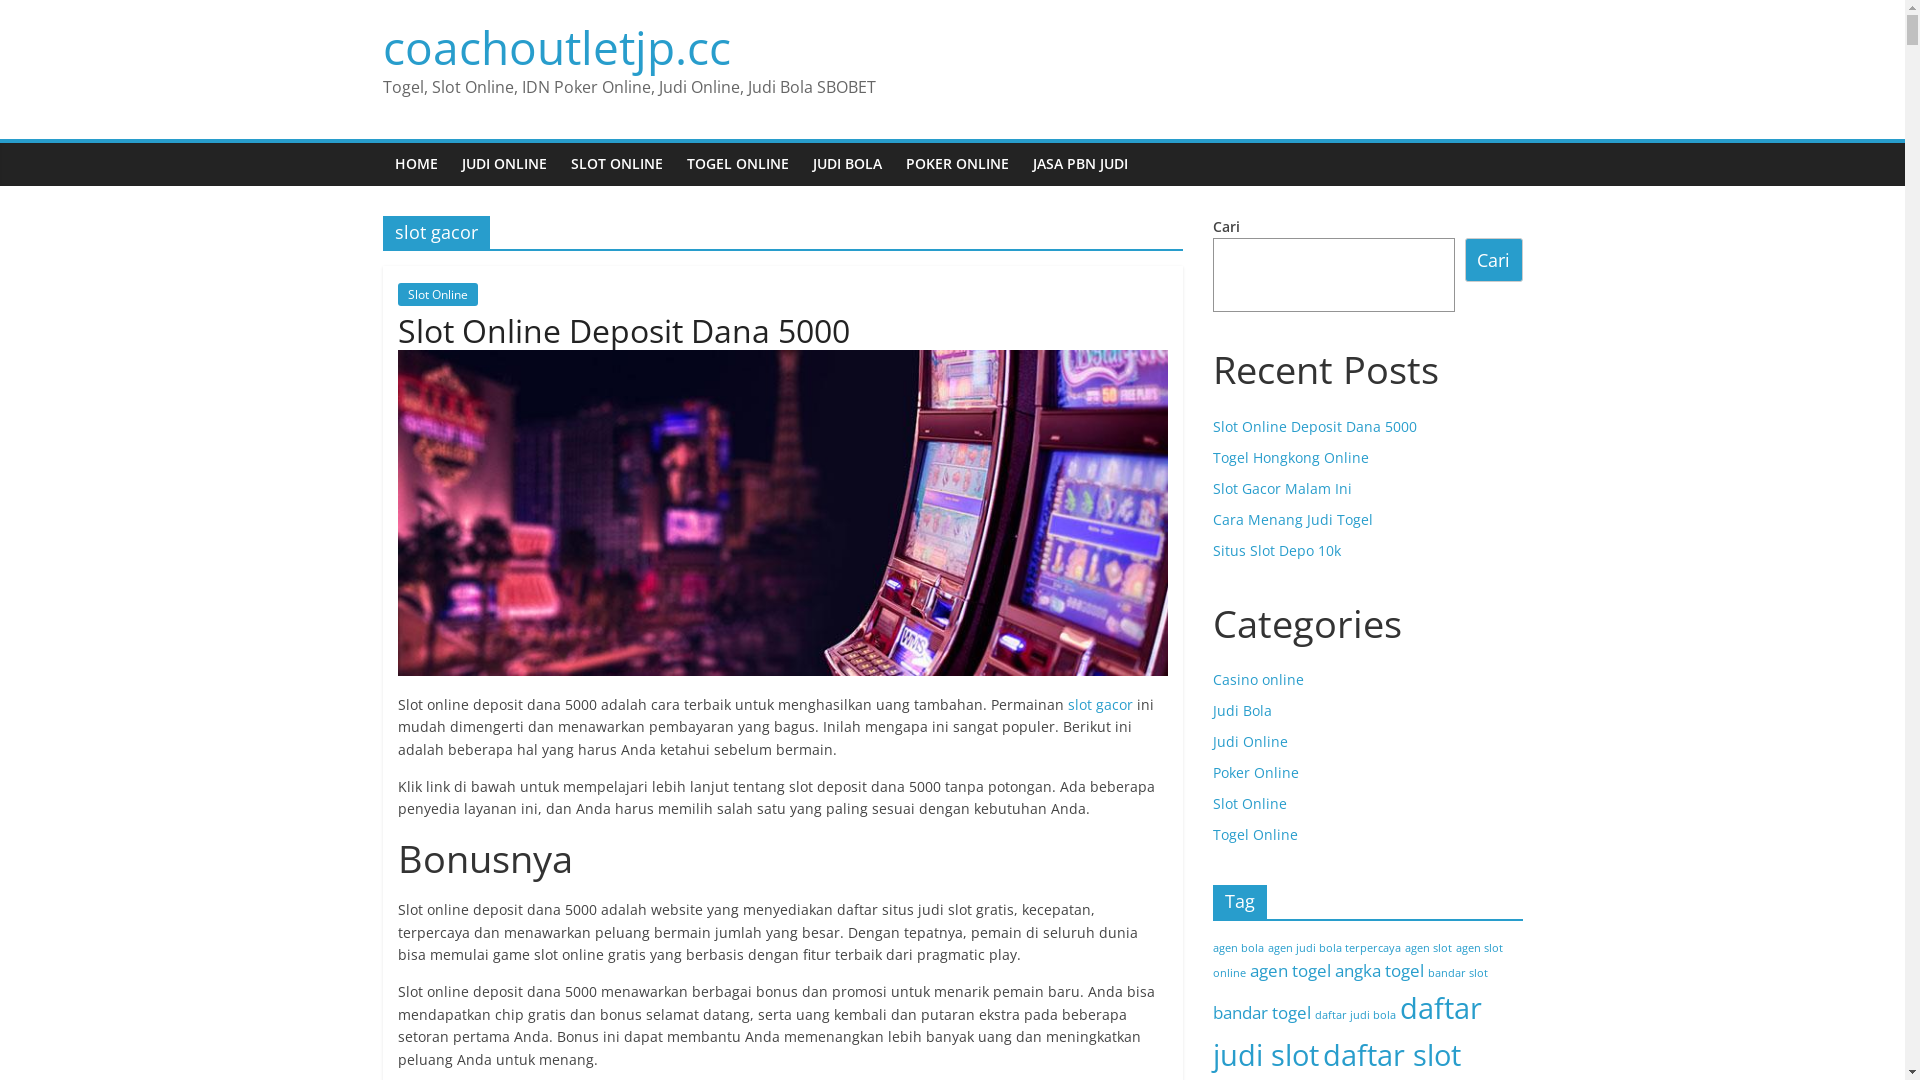 This screenshot has height=1080, width=1920. I want to click on 'coachoutletjp.cc', so click(556, 45).